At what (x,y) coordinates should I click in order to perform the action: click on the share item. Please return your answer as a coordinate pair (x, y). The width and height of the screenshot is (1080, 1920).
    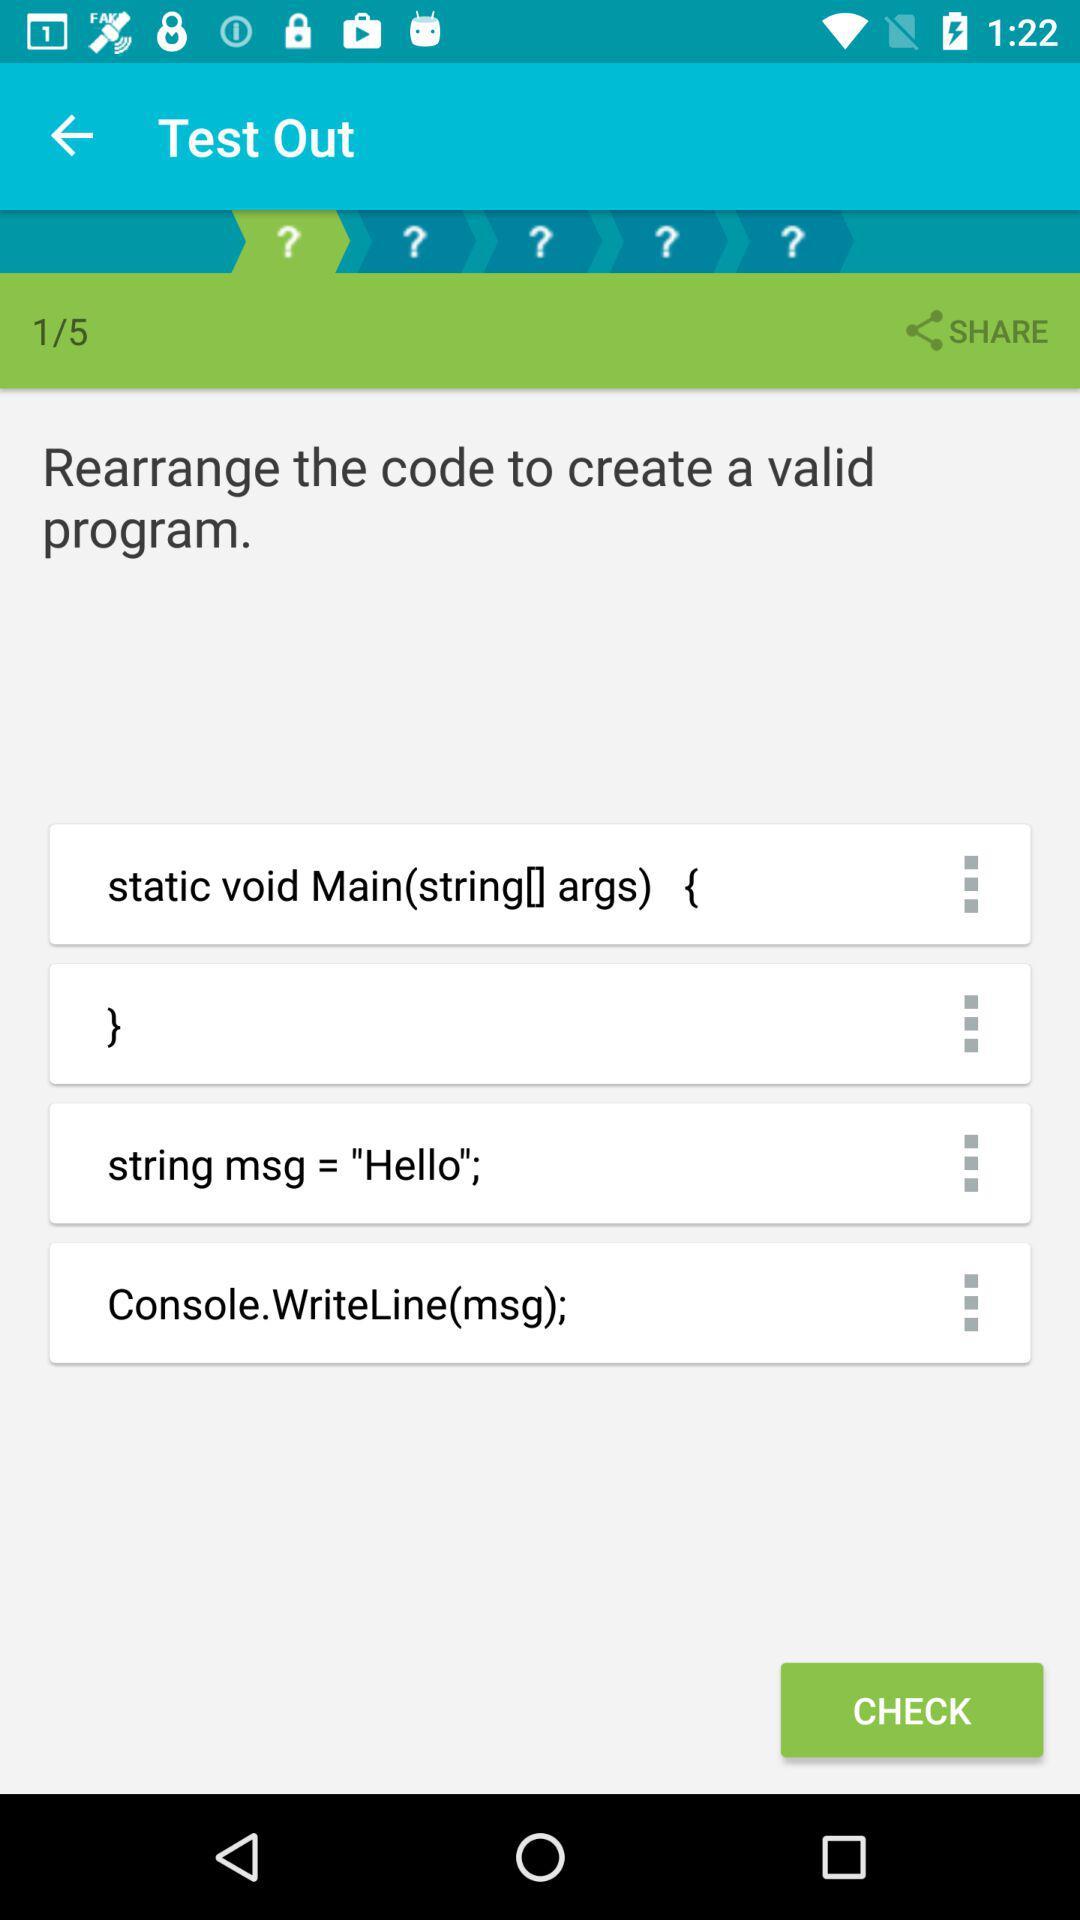
    Looking at the image, I should click on (973, 330).